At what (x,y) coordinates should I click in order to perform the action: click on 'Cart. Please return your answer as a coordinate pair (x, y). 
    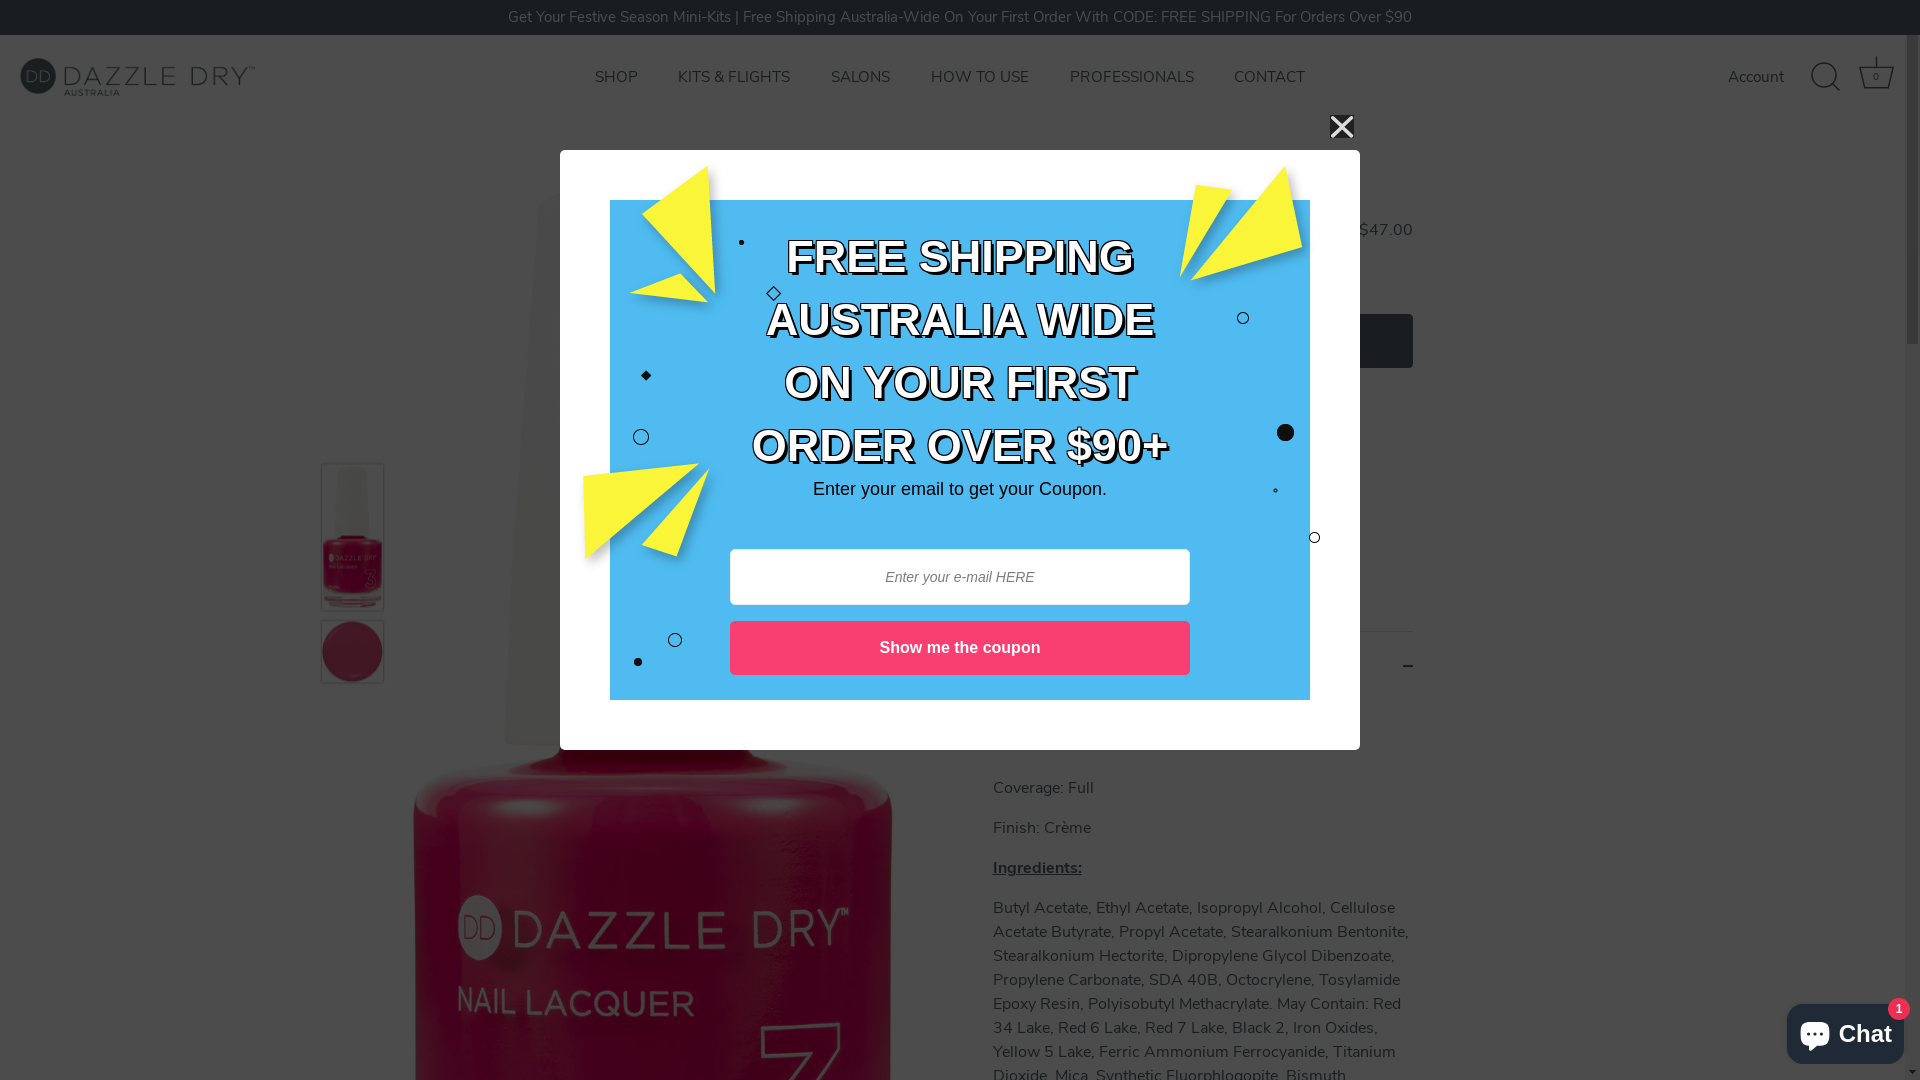
    Looking at the image, I should click on (1852, 76).